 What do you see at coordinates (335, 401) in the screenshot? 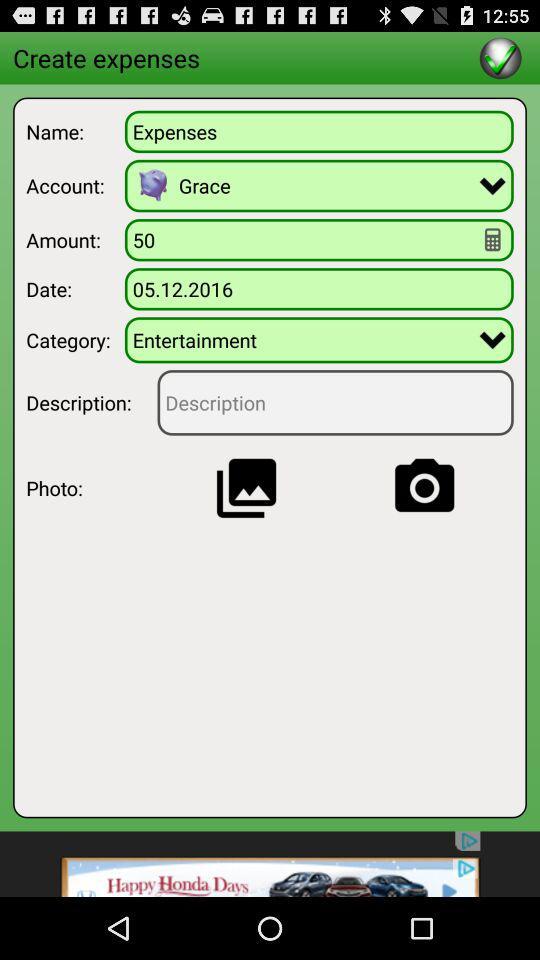
I see `feed back to be given` at bounding box center [335, 401].